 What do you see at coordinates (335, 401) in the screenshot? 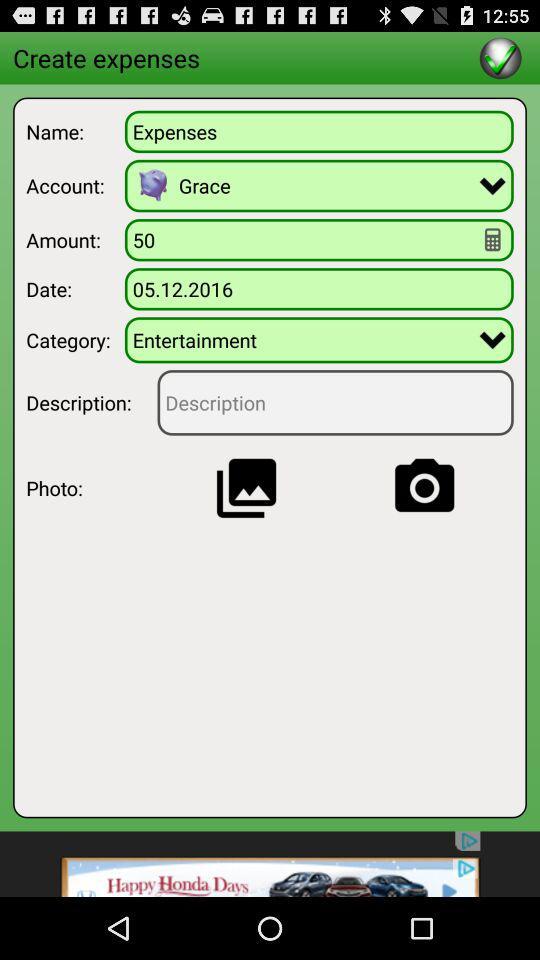
I see `feed back to be given` at bounding box center [335, 401].